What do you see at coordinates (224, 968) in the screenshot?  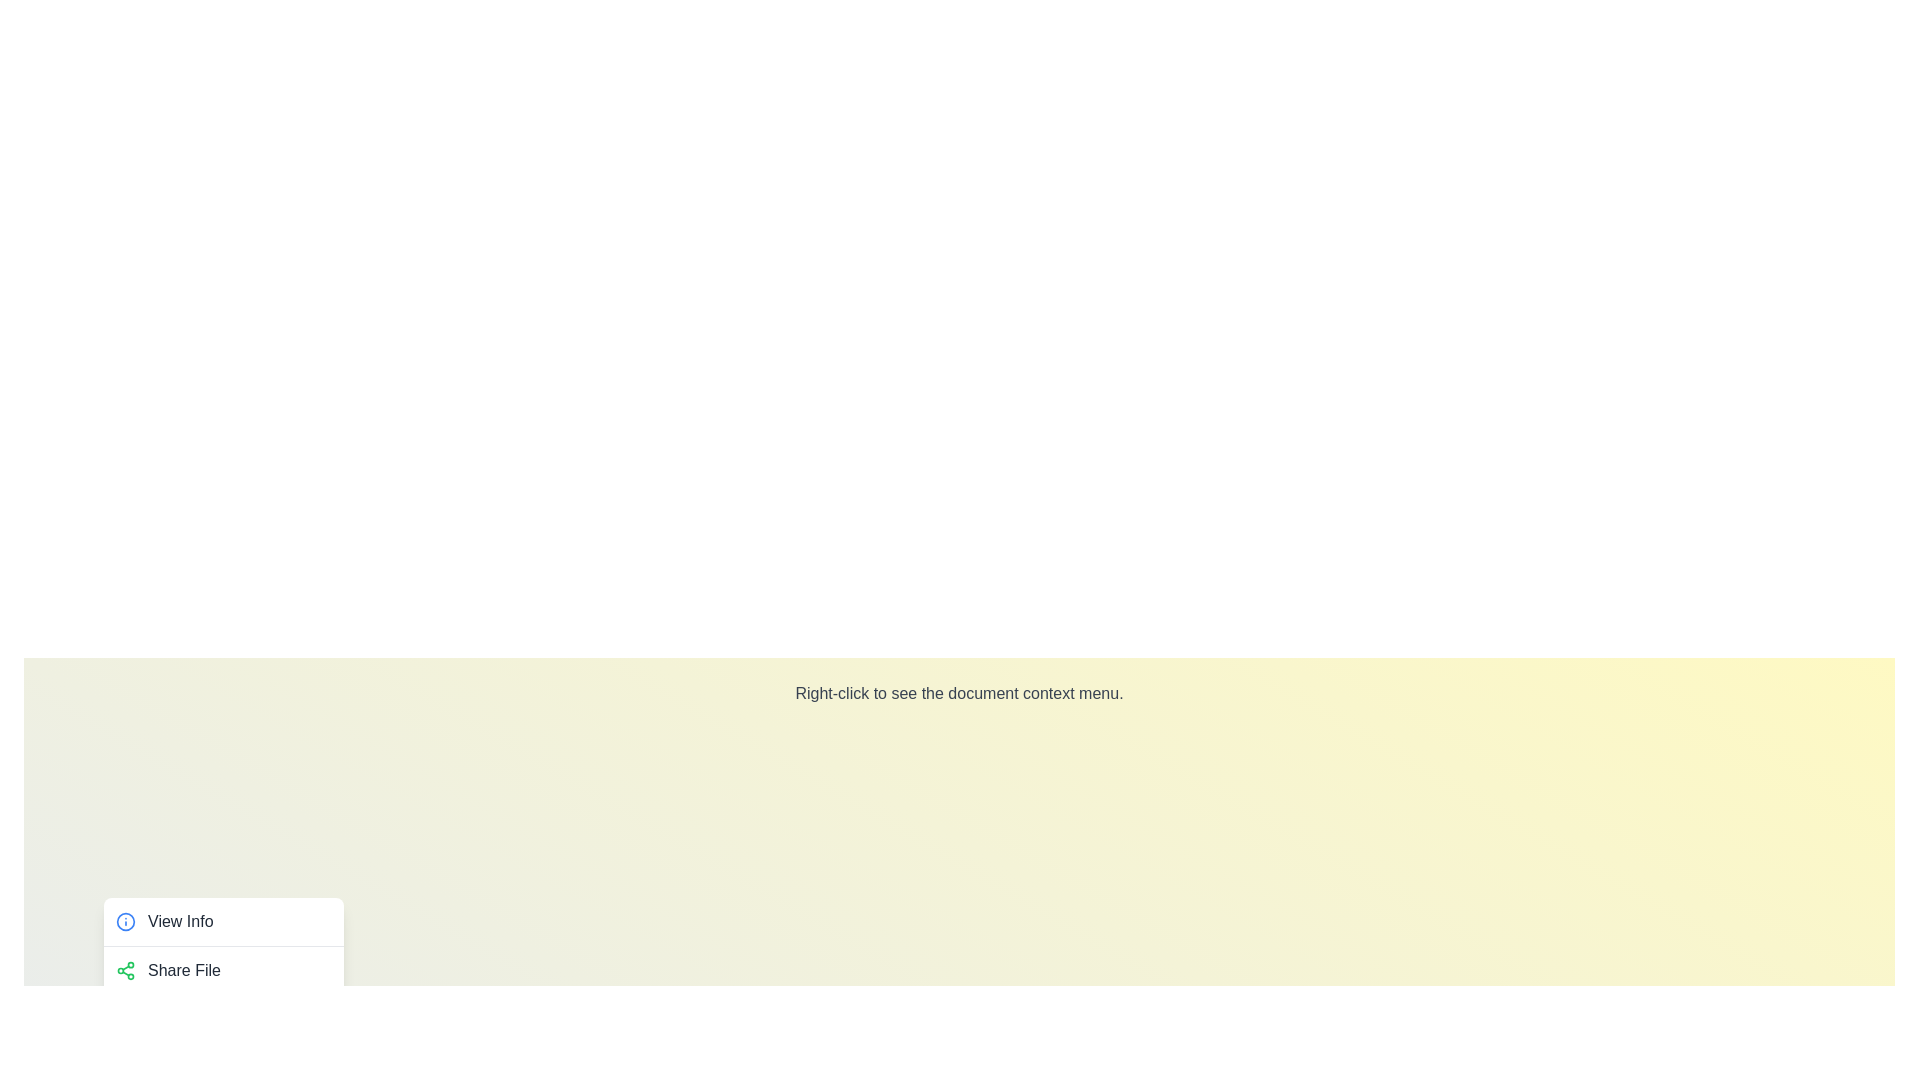 I see `the 'Share File' option in the context menu` at bounding box center [224, 968].